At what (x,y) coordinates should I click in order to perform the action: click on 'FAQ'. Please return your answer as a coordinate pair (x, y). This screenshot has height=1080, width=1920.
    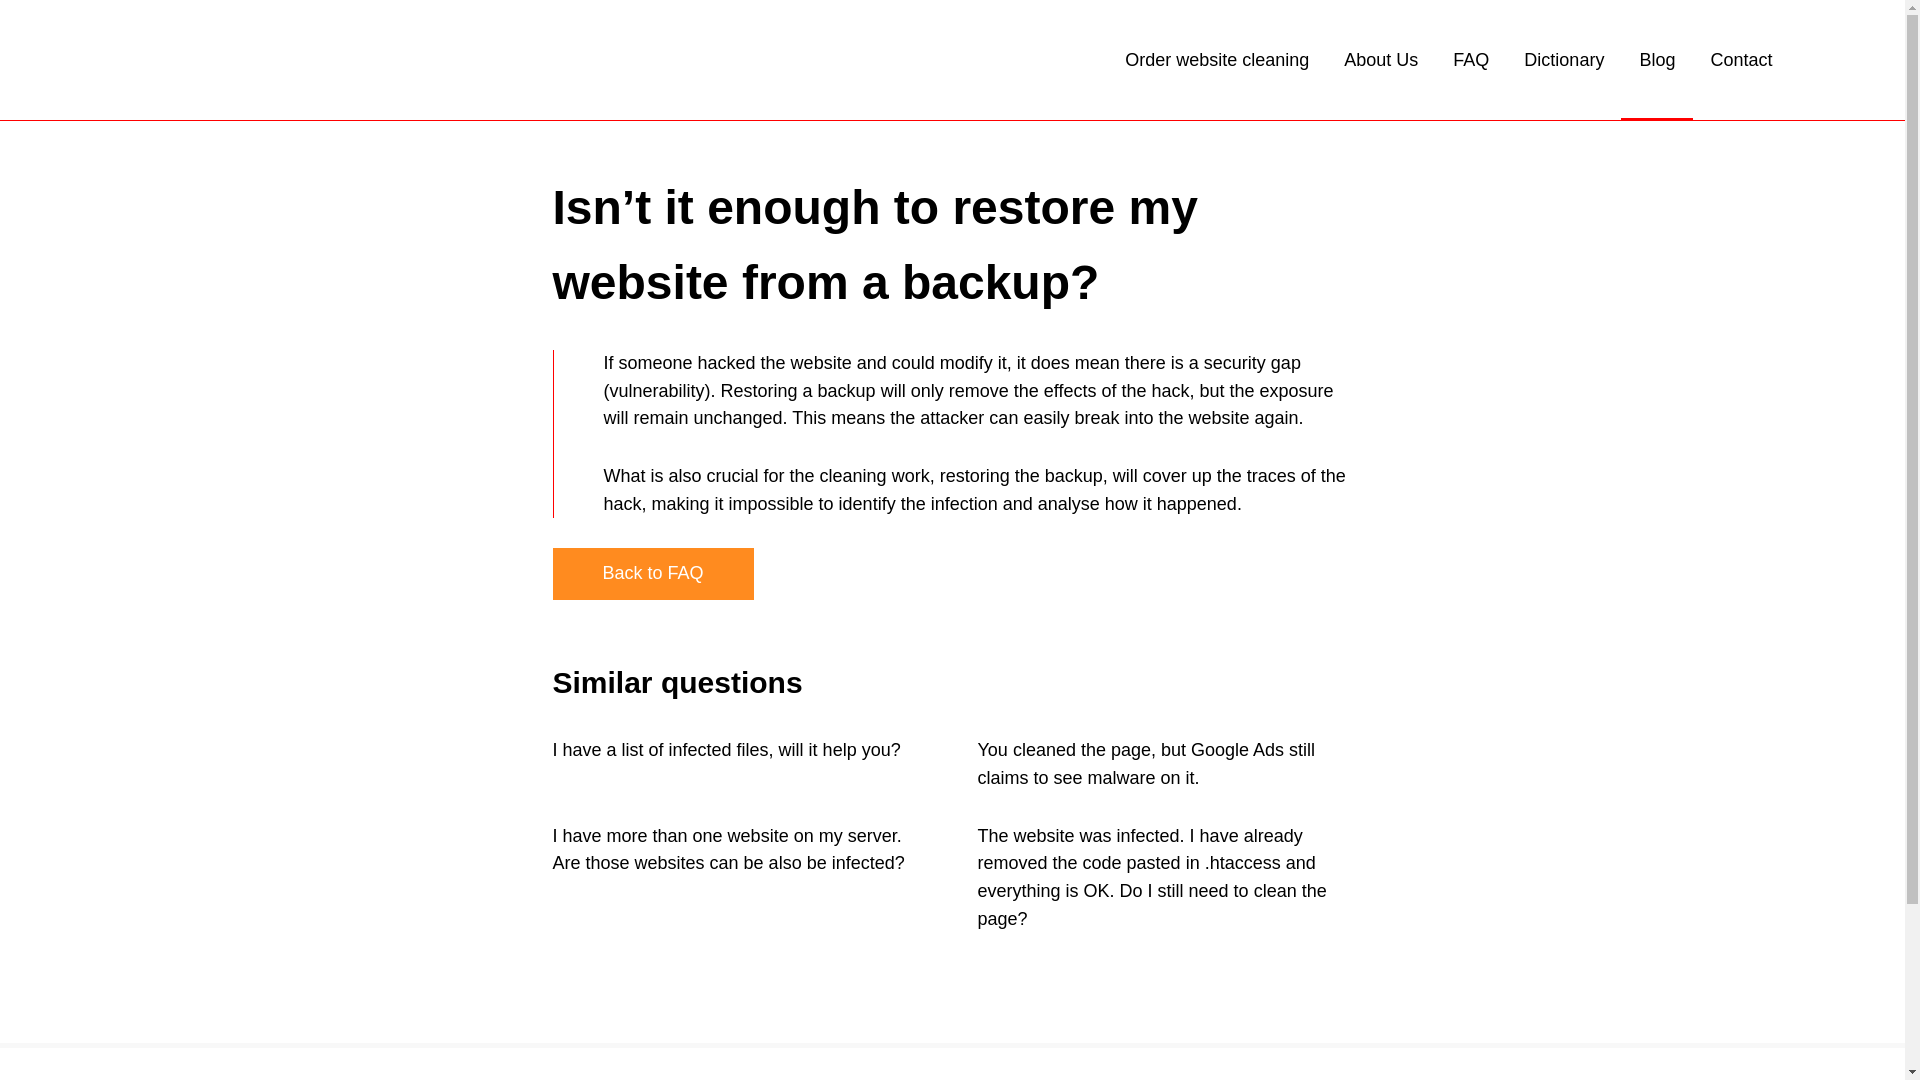
    Looking at the image, I should click on (1470, 59).